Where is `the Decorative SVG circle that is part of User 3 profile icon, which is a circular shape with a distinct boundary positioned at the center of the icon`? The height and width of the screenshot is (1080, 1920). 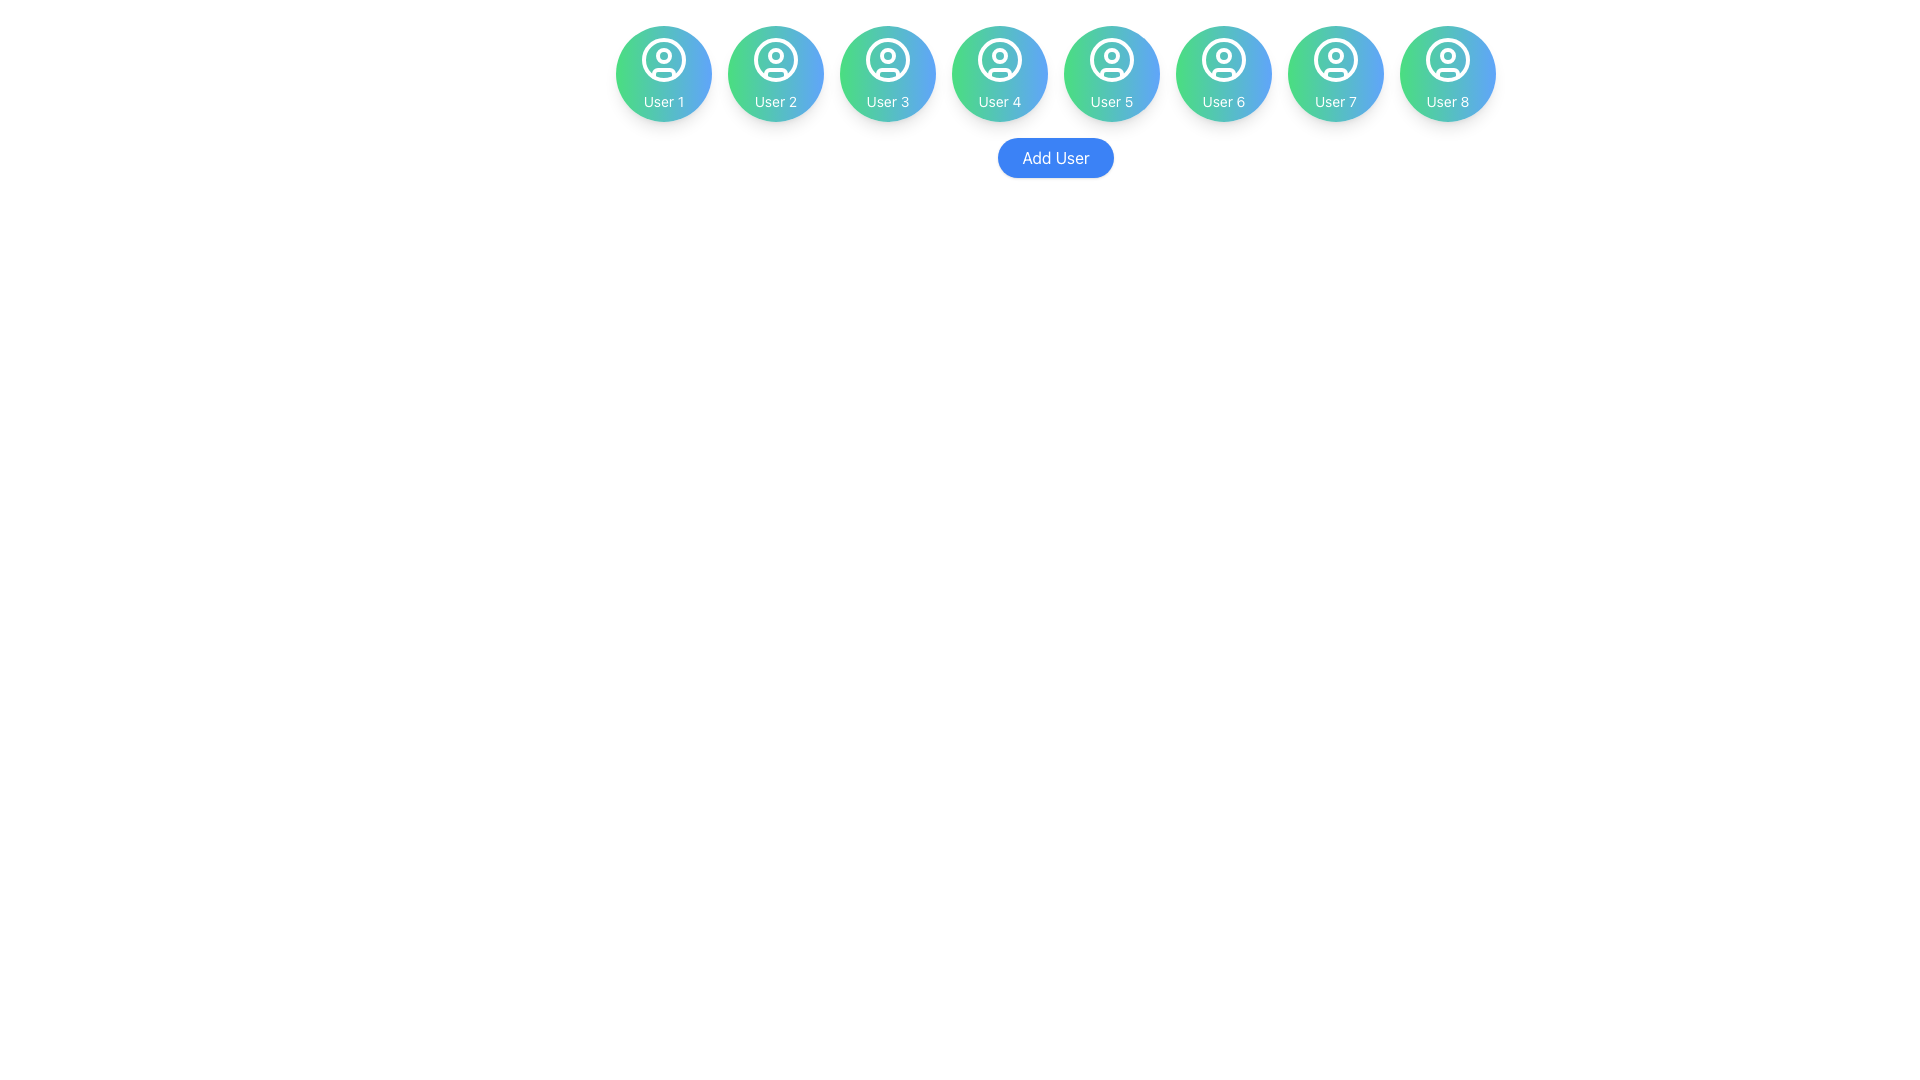
the Decorative SVG circle that is part of User 3 profile icon, which is a circular shape with a distinct boundary positioned at the center of the icon is located at coordinates (887, 55).